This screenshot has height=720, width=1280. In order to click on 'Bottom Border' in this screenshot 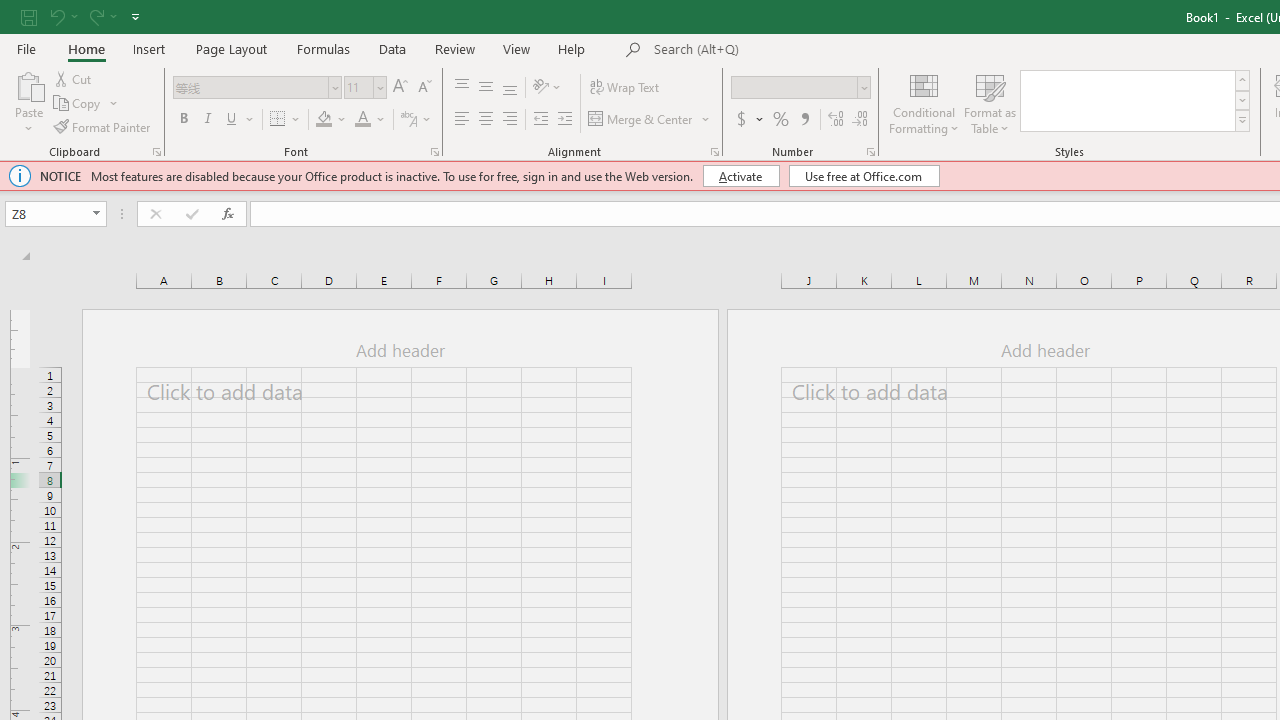, I will do `click(277, 119)`.